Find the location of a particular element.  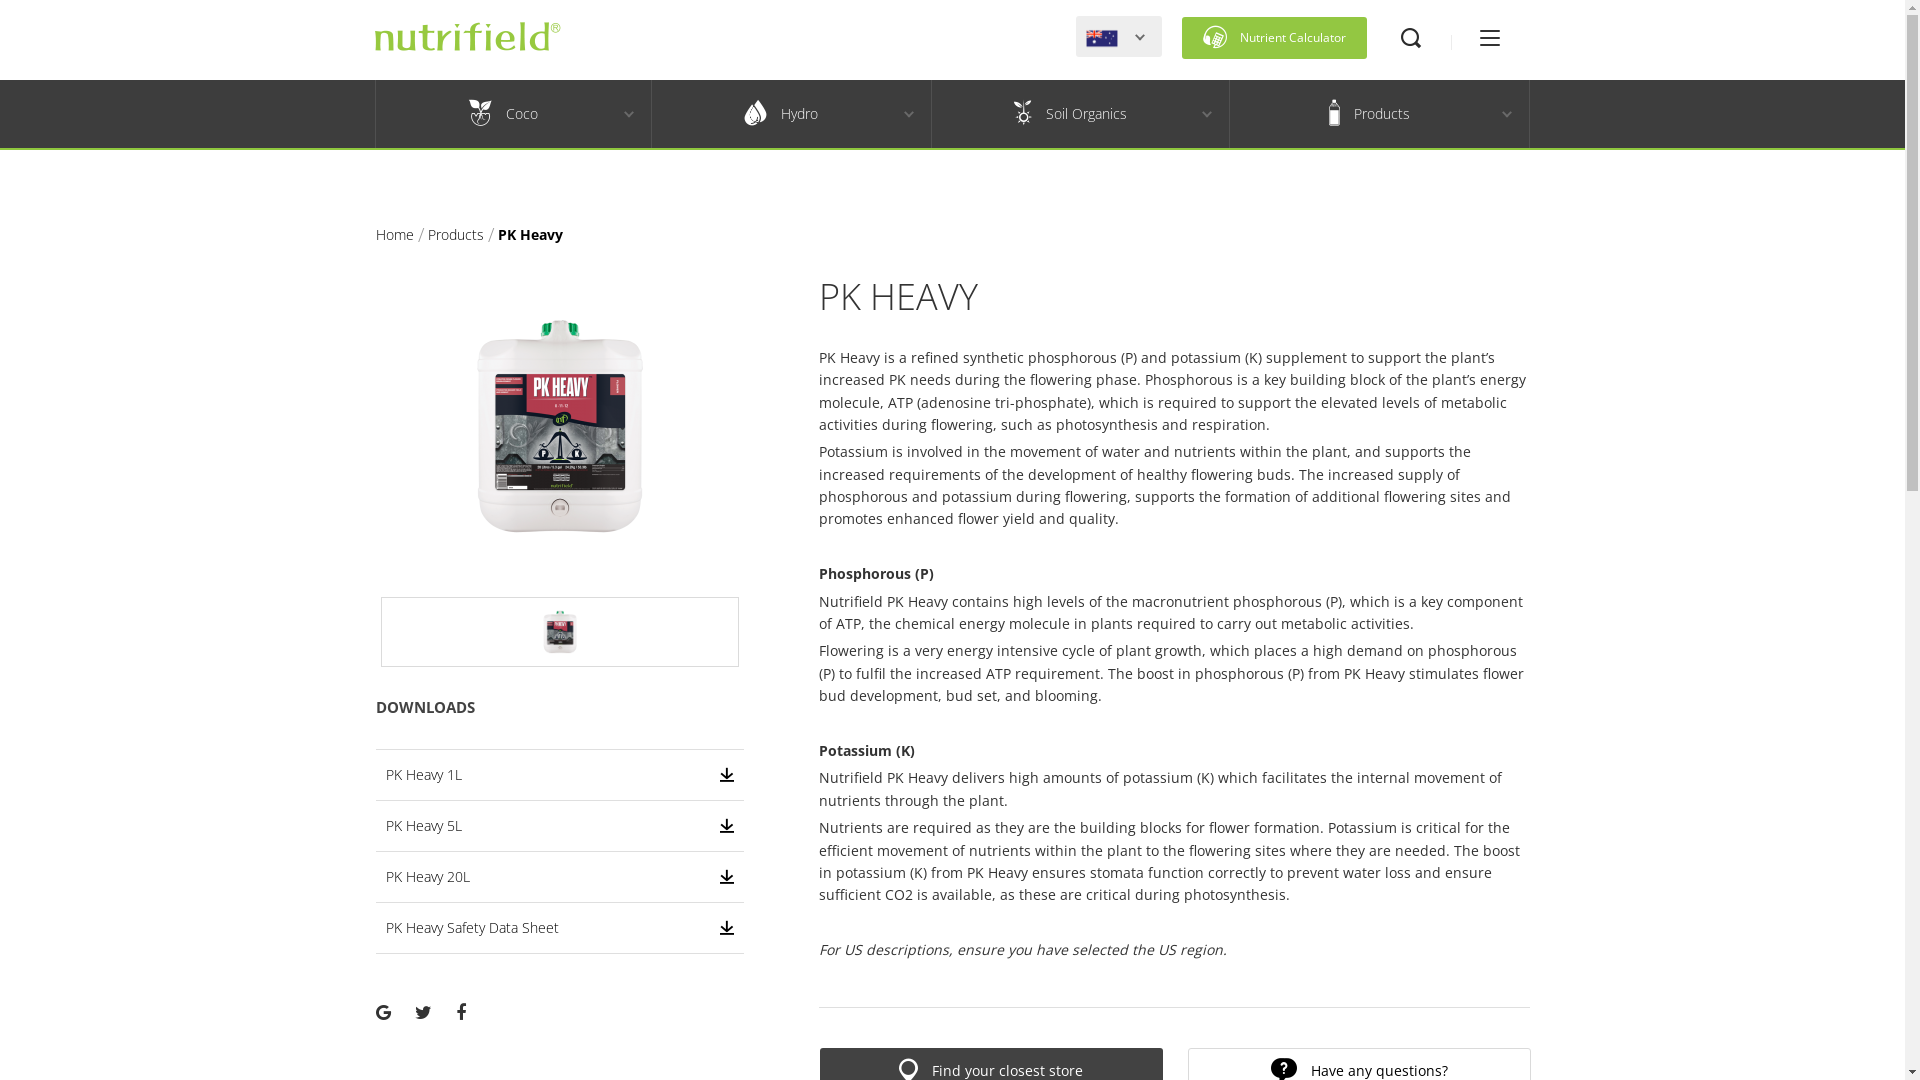

'Home' is located at coordinates (375, 233).